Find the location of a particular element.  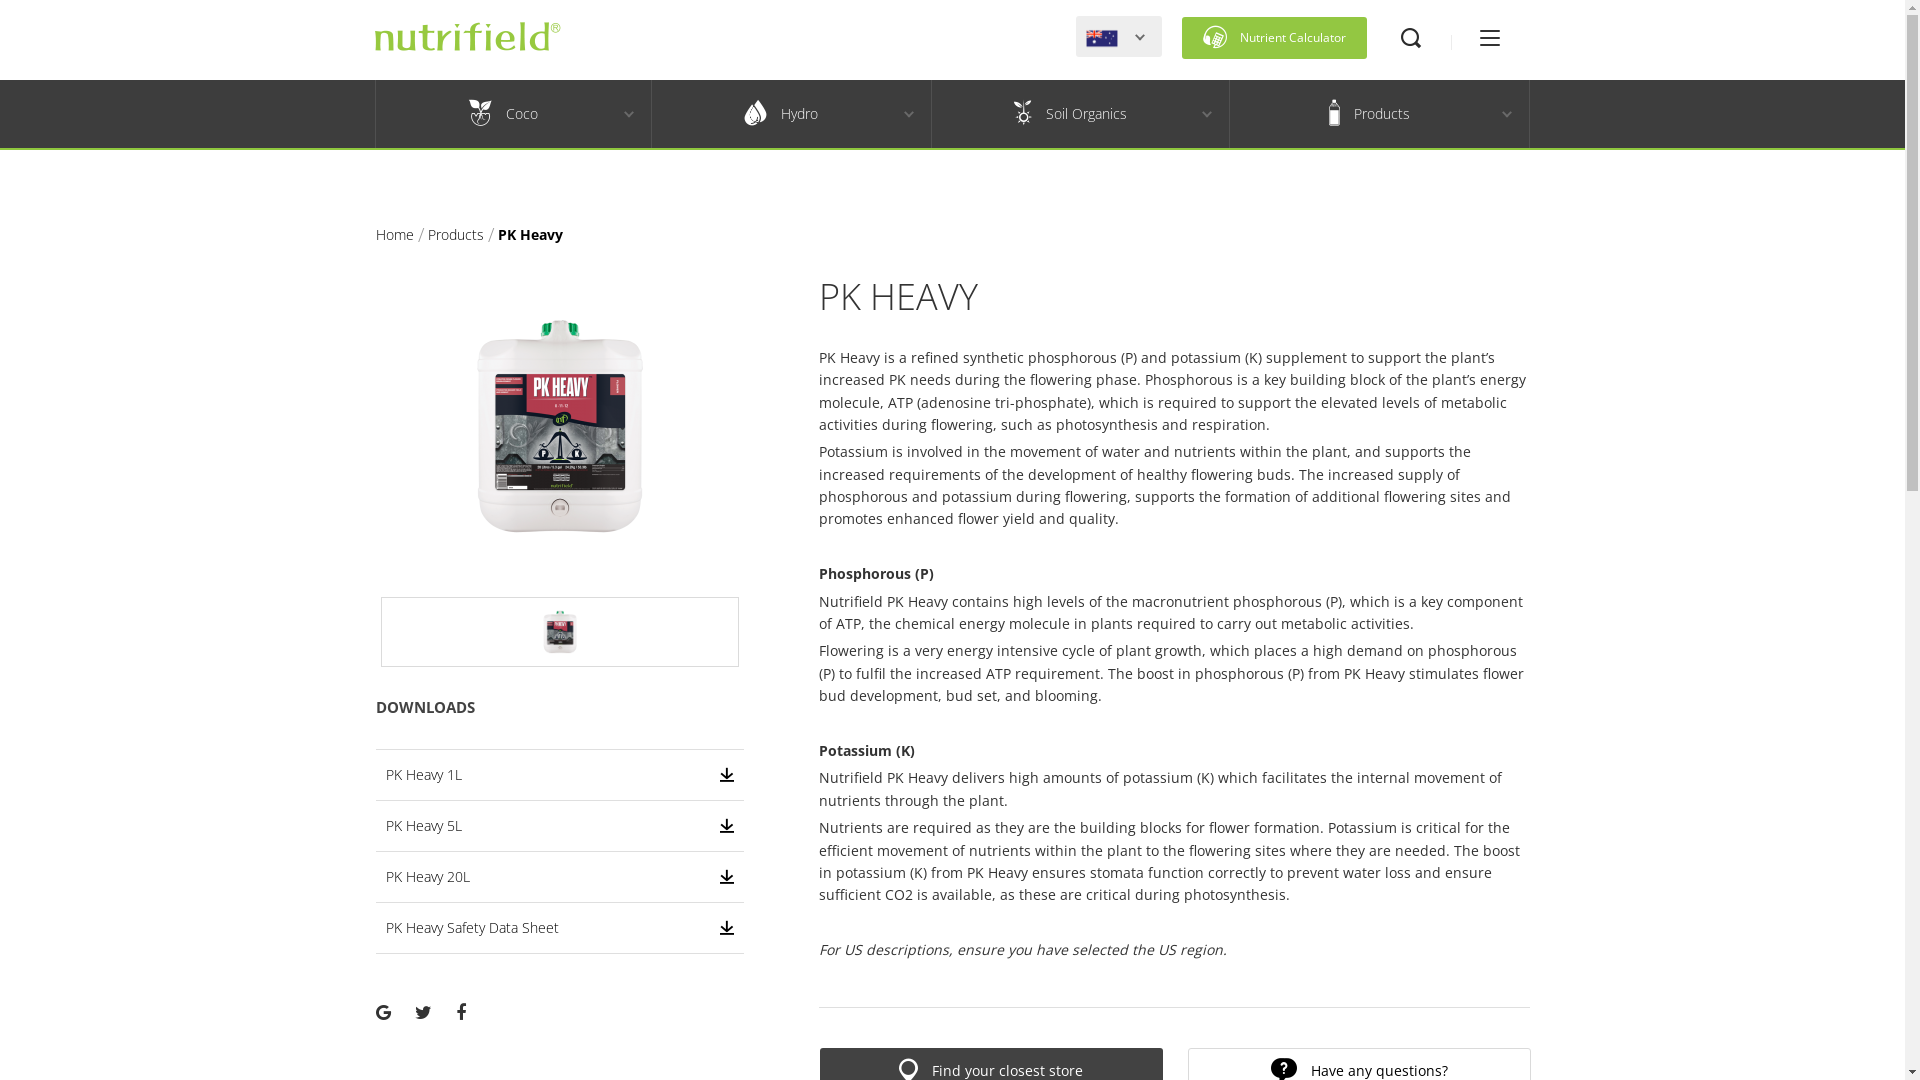

'Home' is located at coordinates (375, 233).